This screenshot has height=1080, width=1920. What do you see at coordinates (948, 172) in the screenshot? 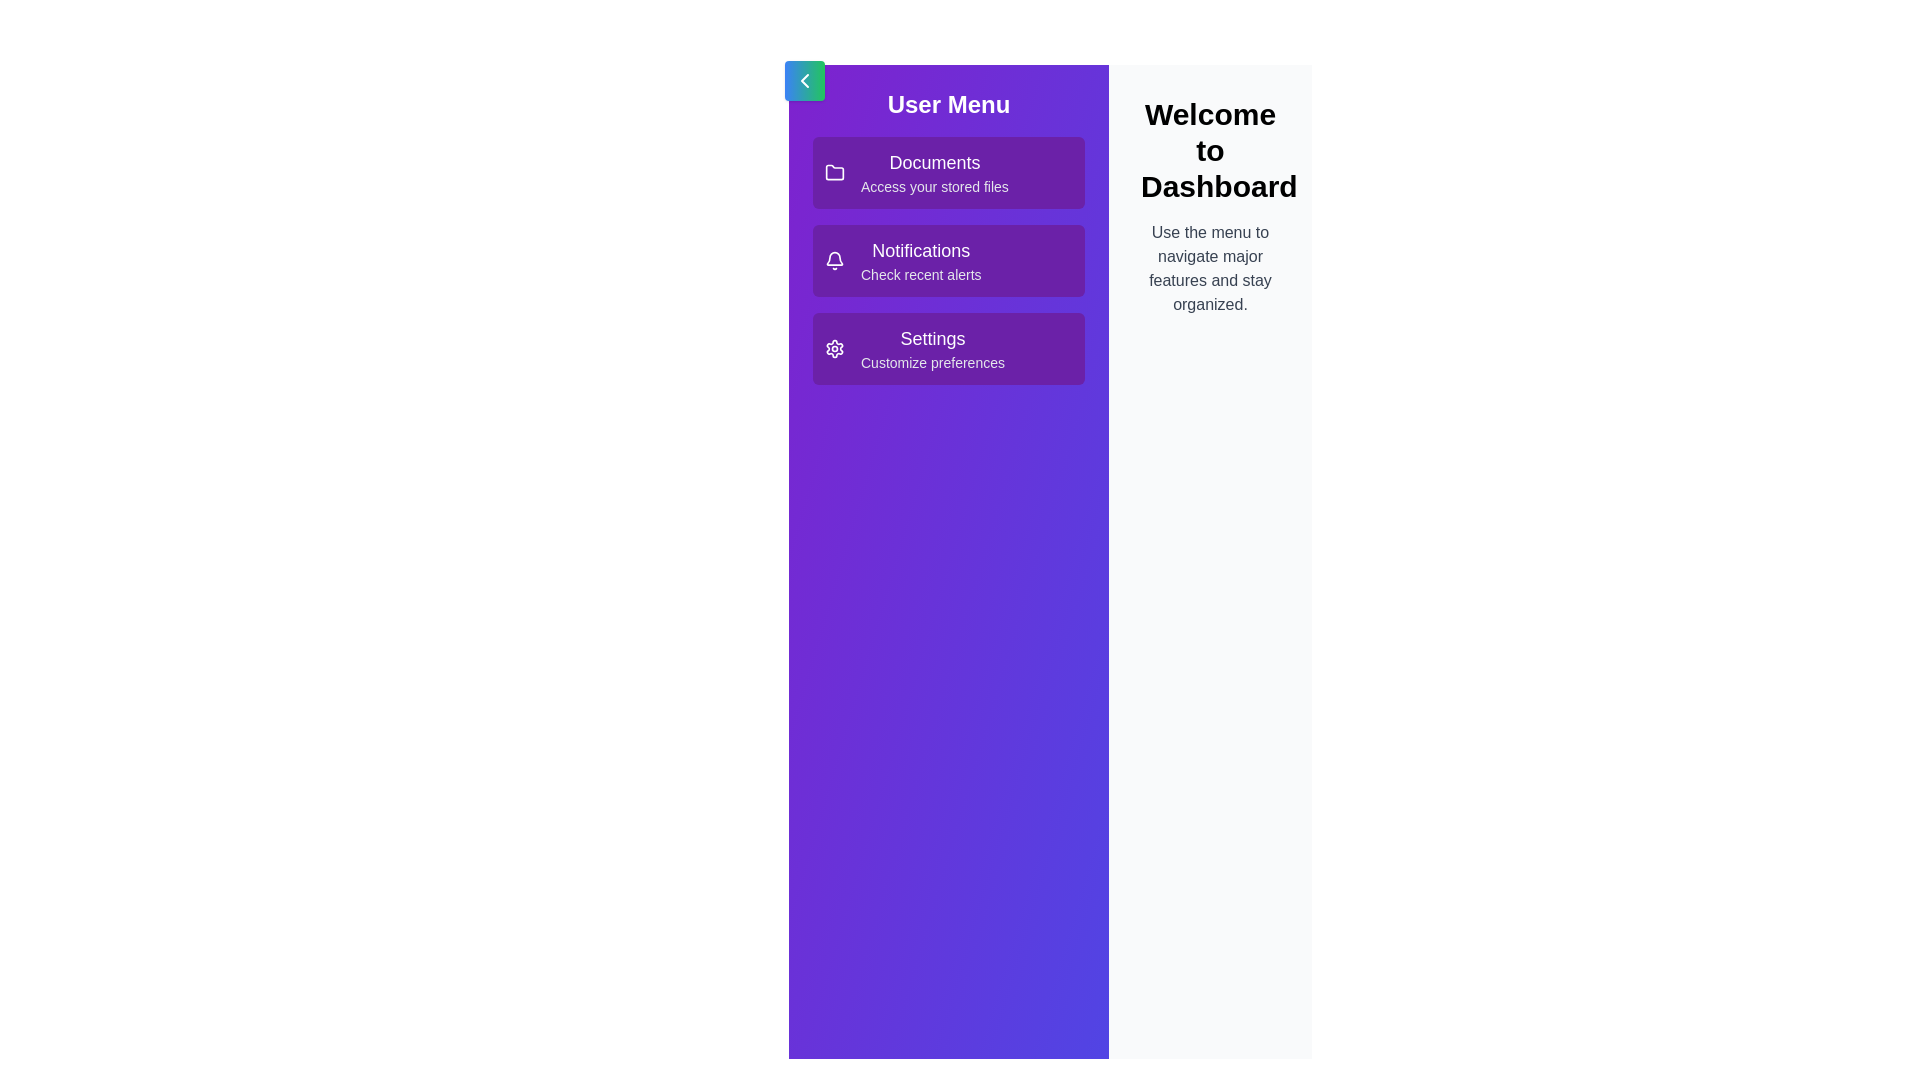
I see `the menu item Documents to navigate to its corresponding section` at bounding box center [948, 172].